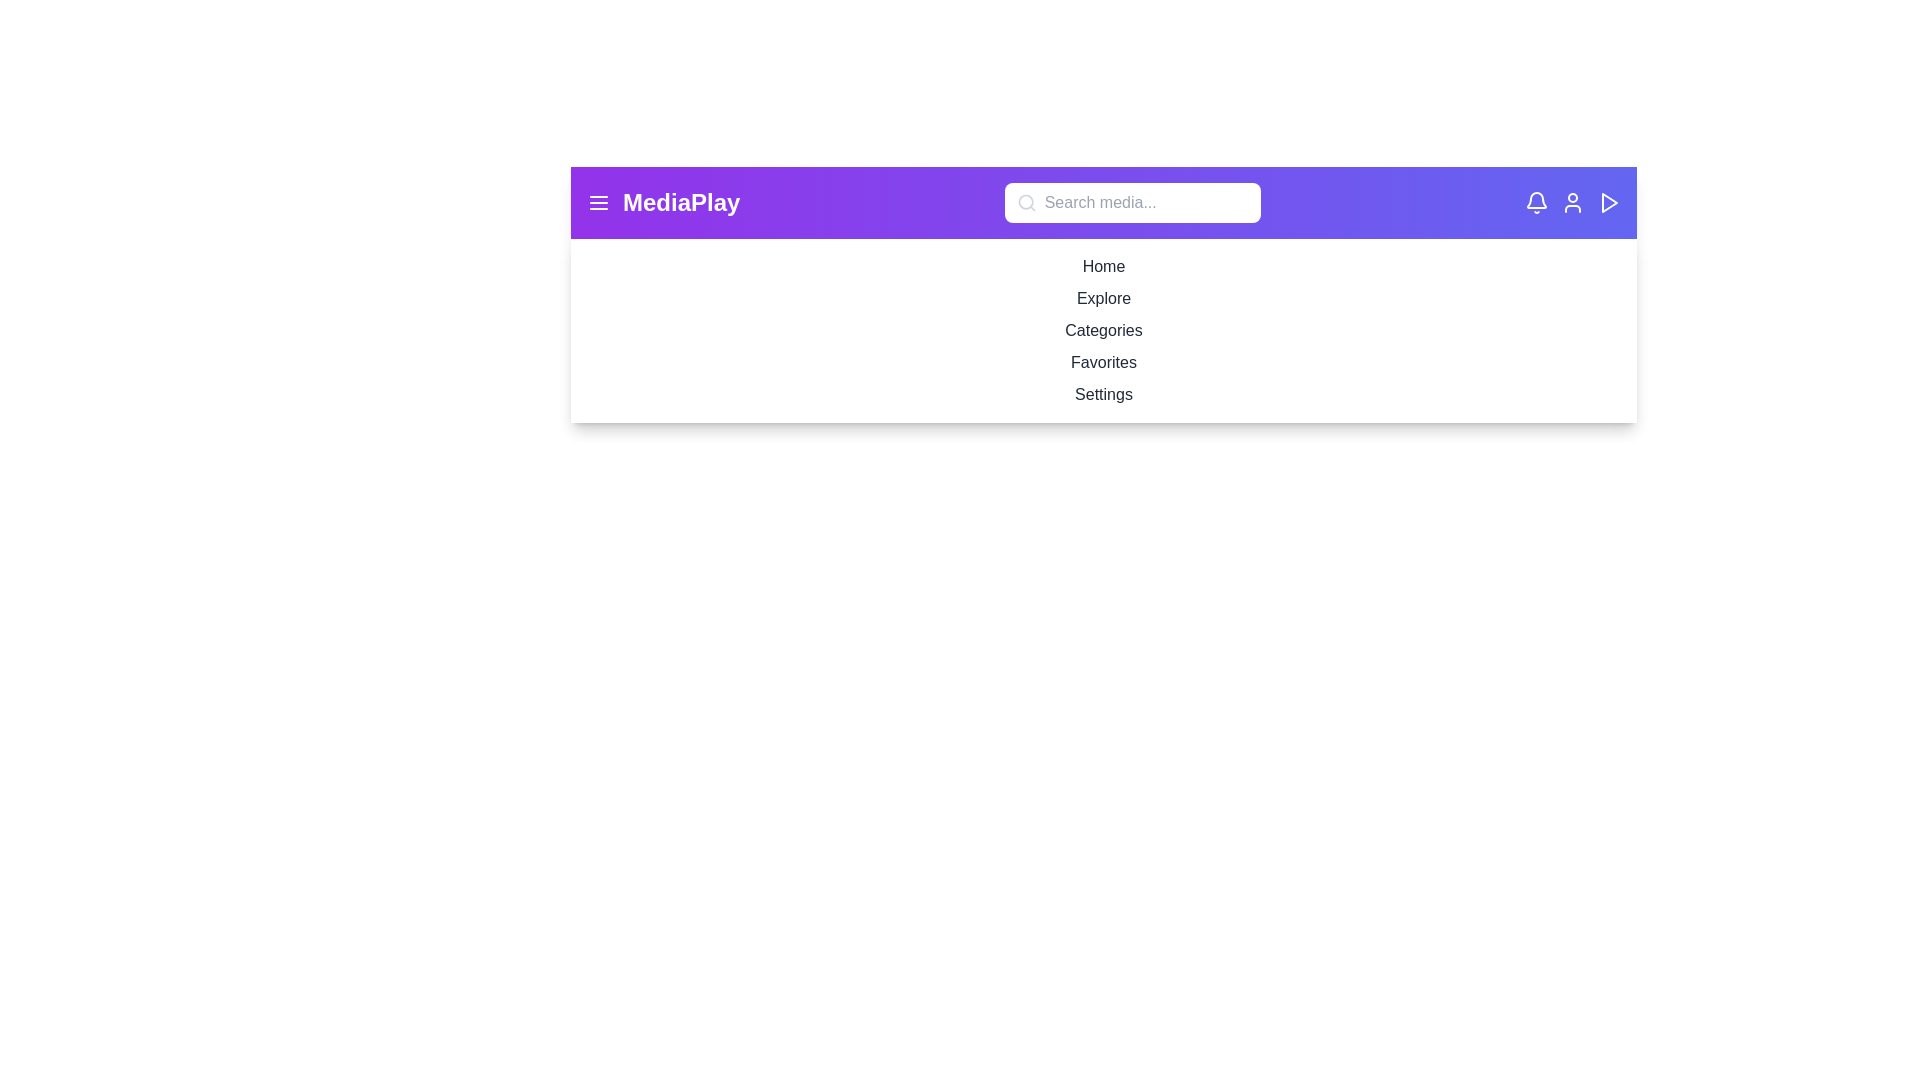 The width and height of the screenshot is (1920, 1080). Describe the element at coordinates (1609, 203) in the screenshot. I see `the play button SVG element located at the far right end of the navigation bar` at that location.